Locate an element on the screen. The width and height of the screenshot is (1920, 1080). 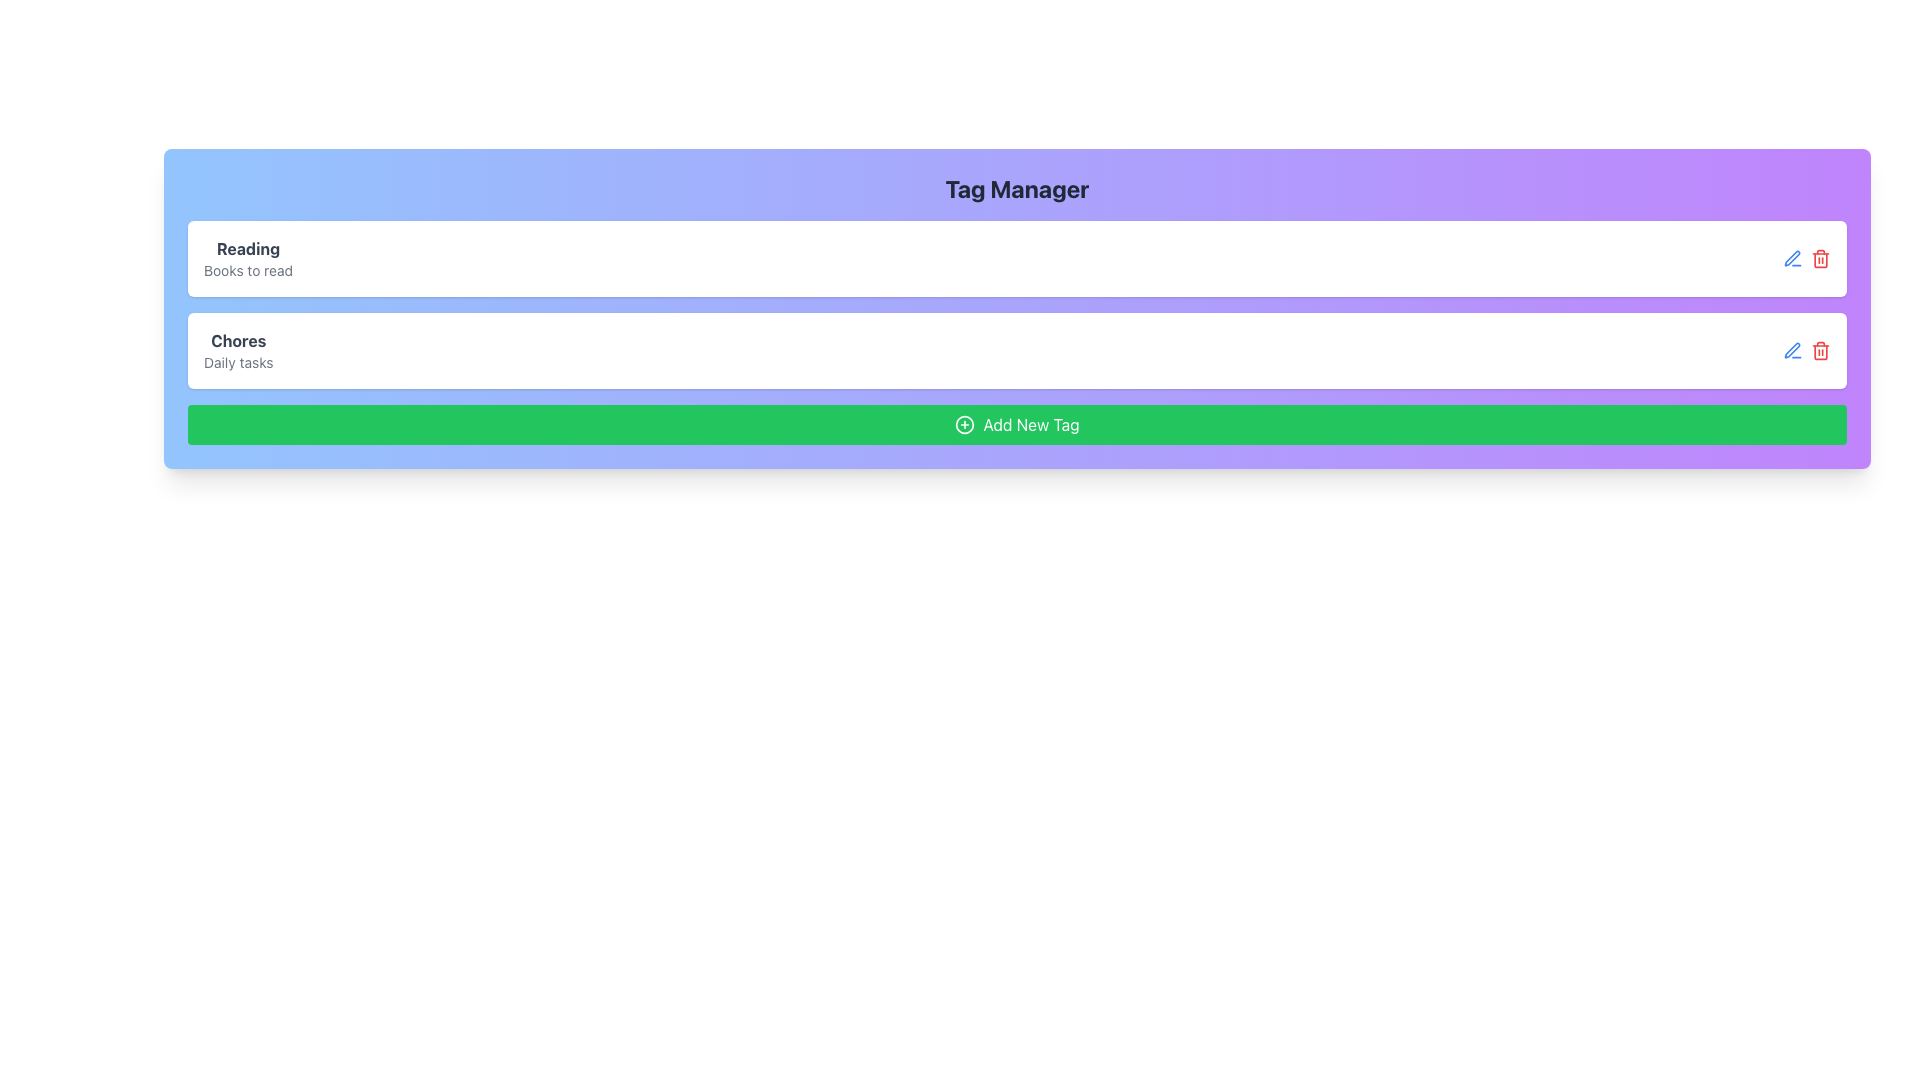
the red trash can icon located at the far right of the horizontal section is located at coordinates (1820, 350).